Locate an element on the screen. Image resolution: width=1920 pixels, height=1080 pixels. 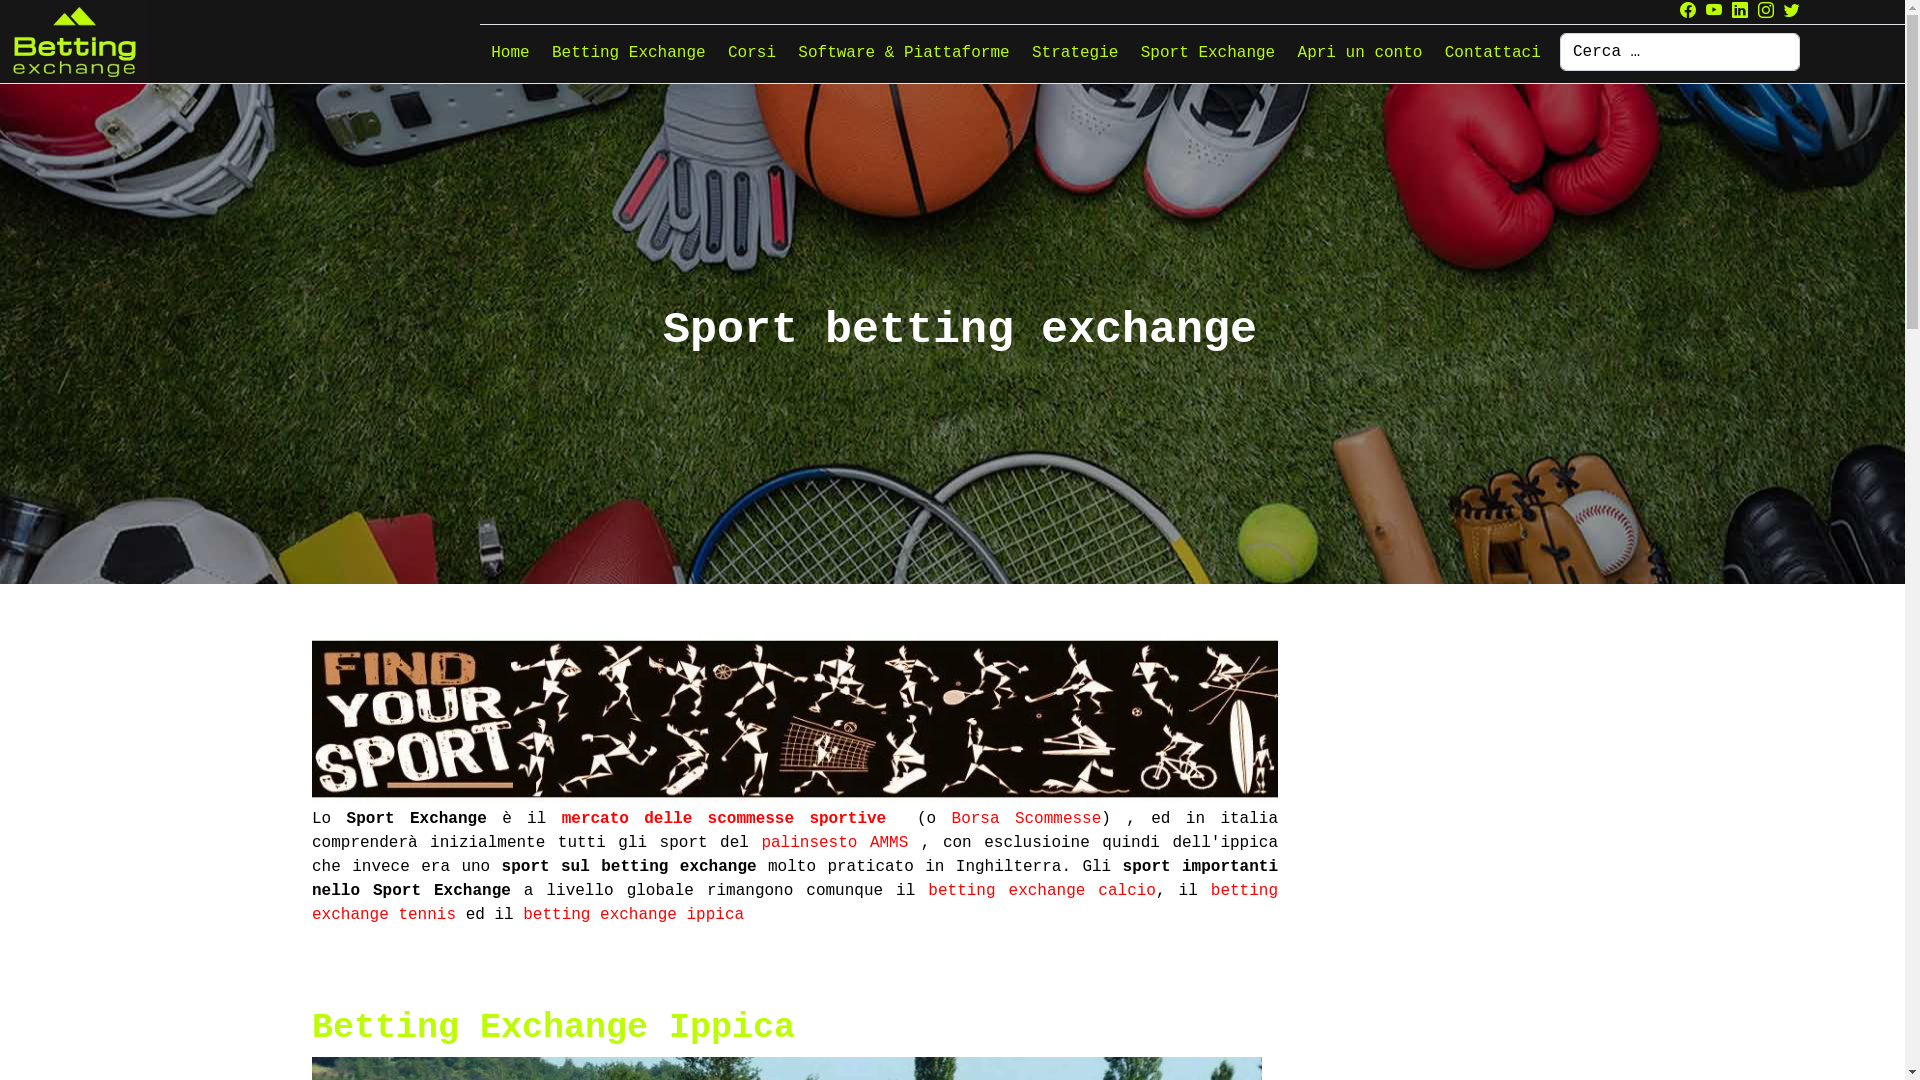
'Twitter' is located at coordinates (1779, 11).